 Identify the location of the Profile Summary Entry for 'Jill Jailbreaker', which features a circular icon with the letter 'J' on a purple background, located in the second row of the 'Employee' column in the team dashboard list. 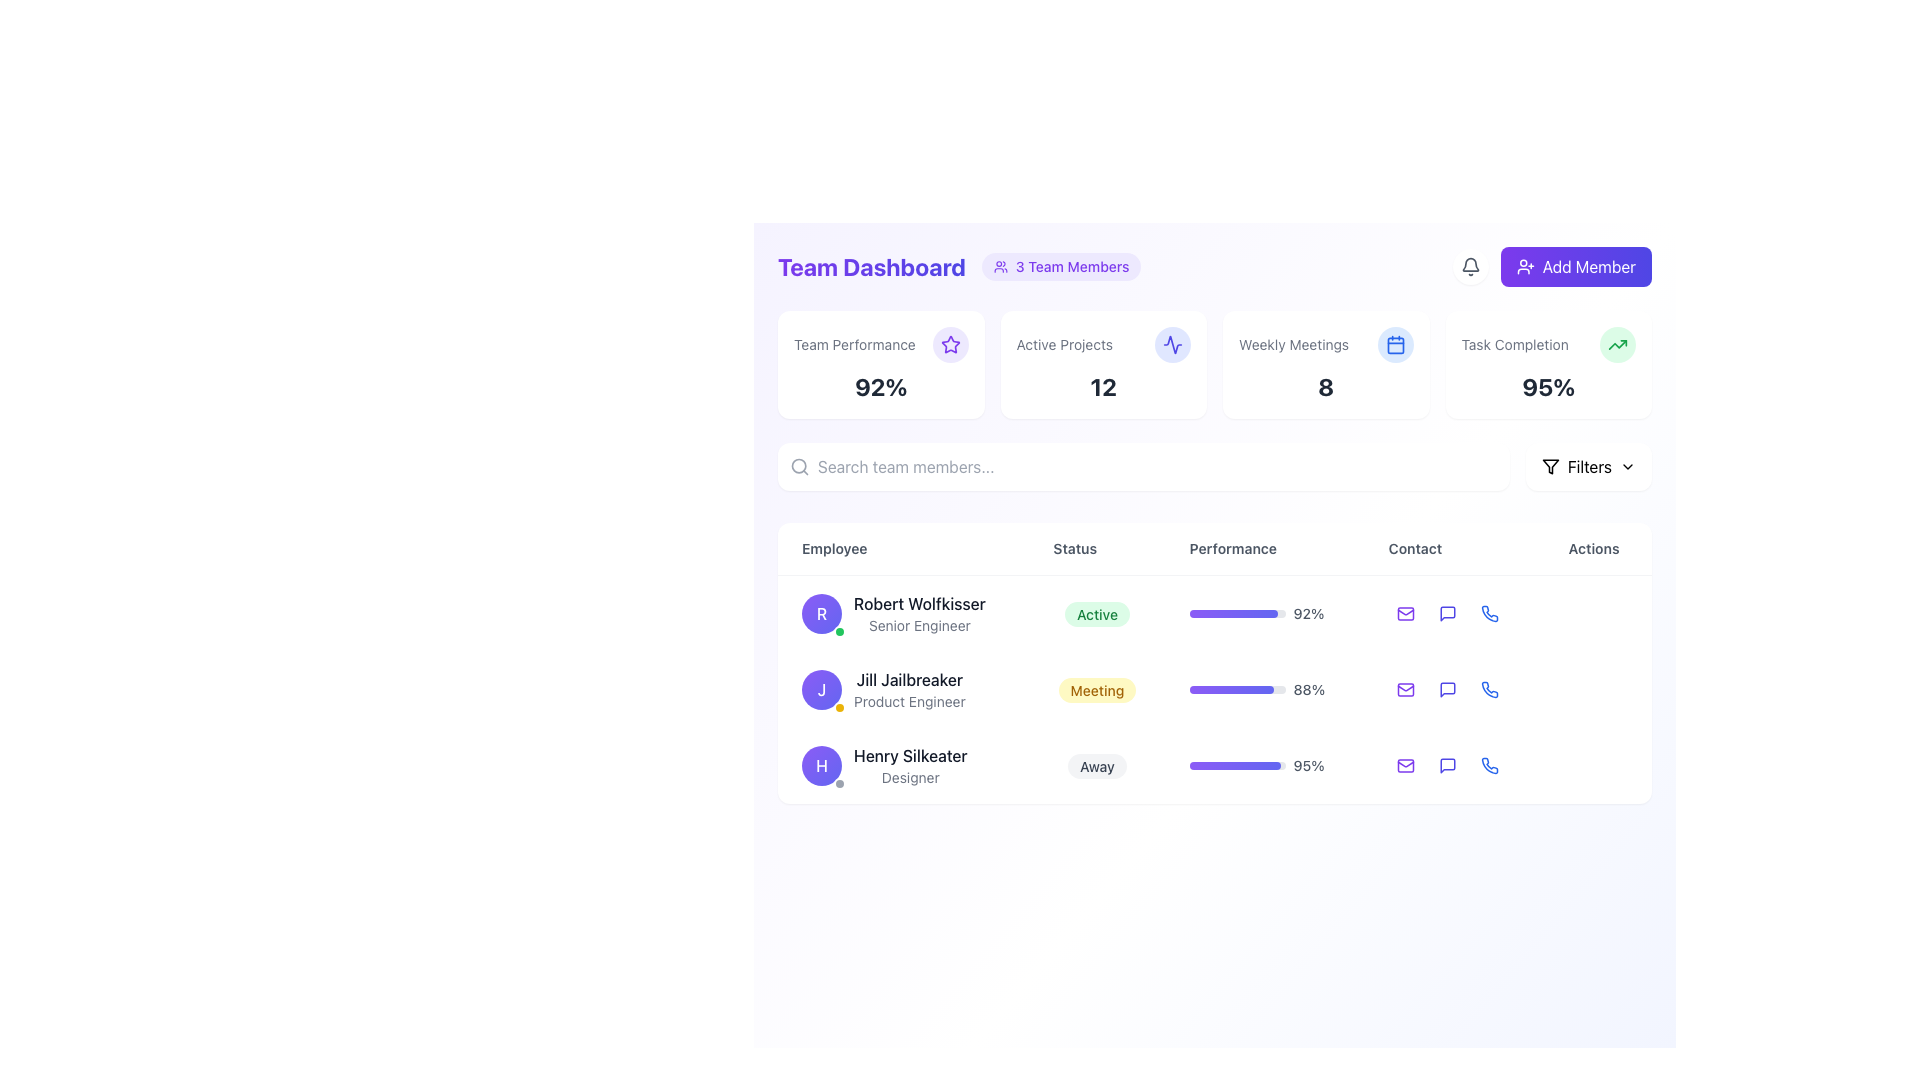
(902, 689).